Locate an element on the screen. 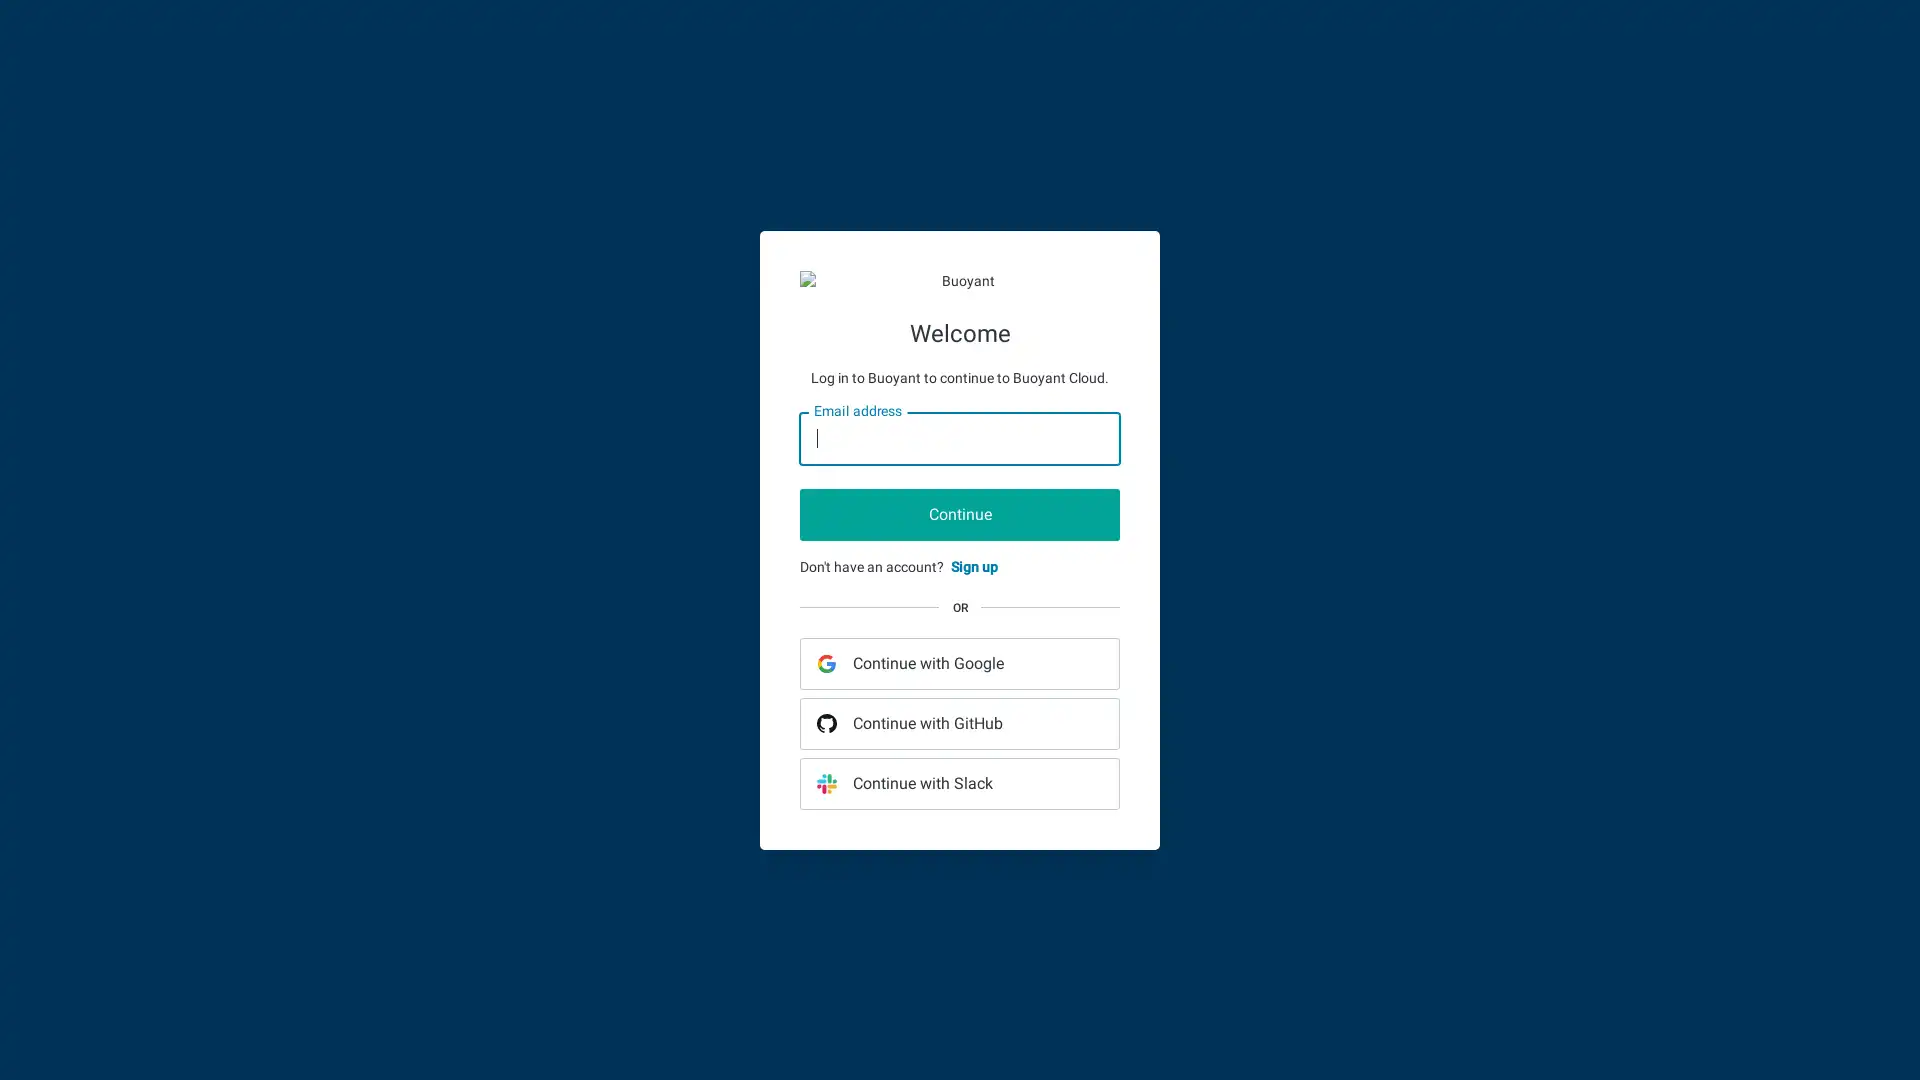  Continue with GitHub is located at coordinates (960, 722).